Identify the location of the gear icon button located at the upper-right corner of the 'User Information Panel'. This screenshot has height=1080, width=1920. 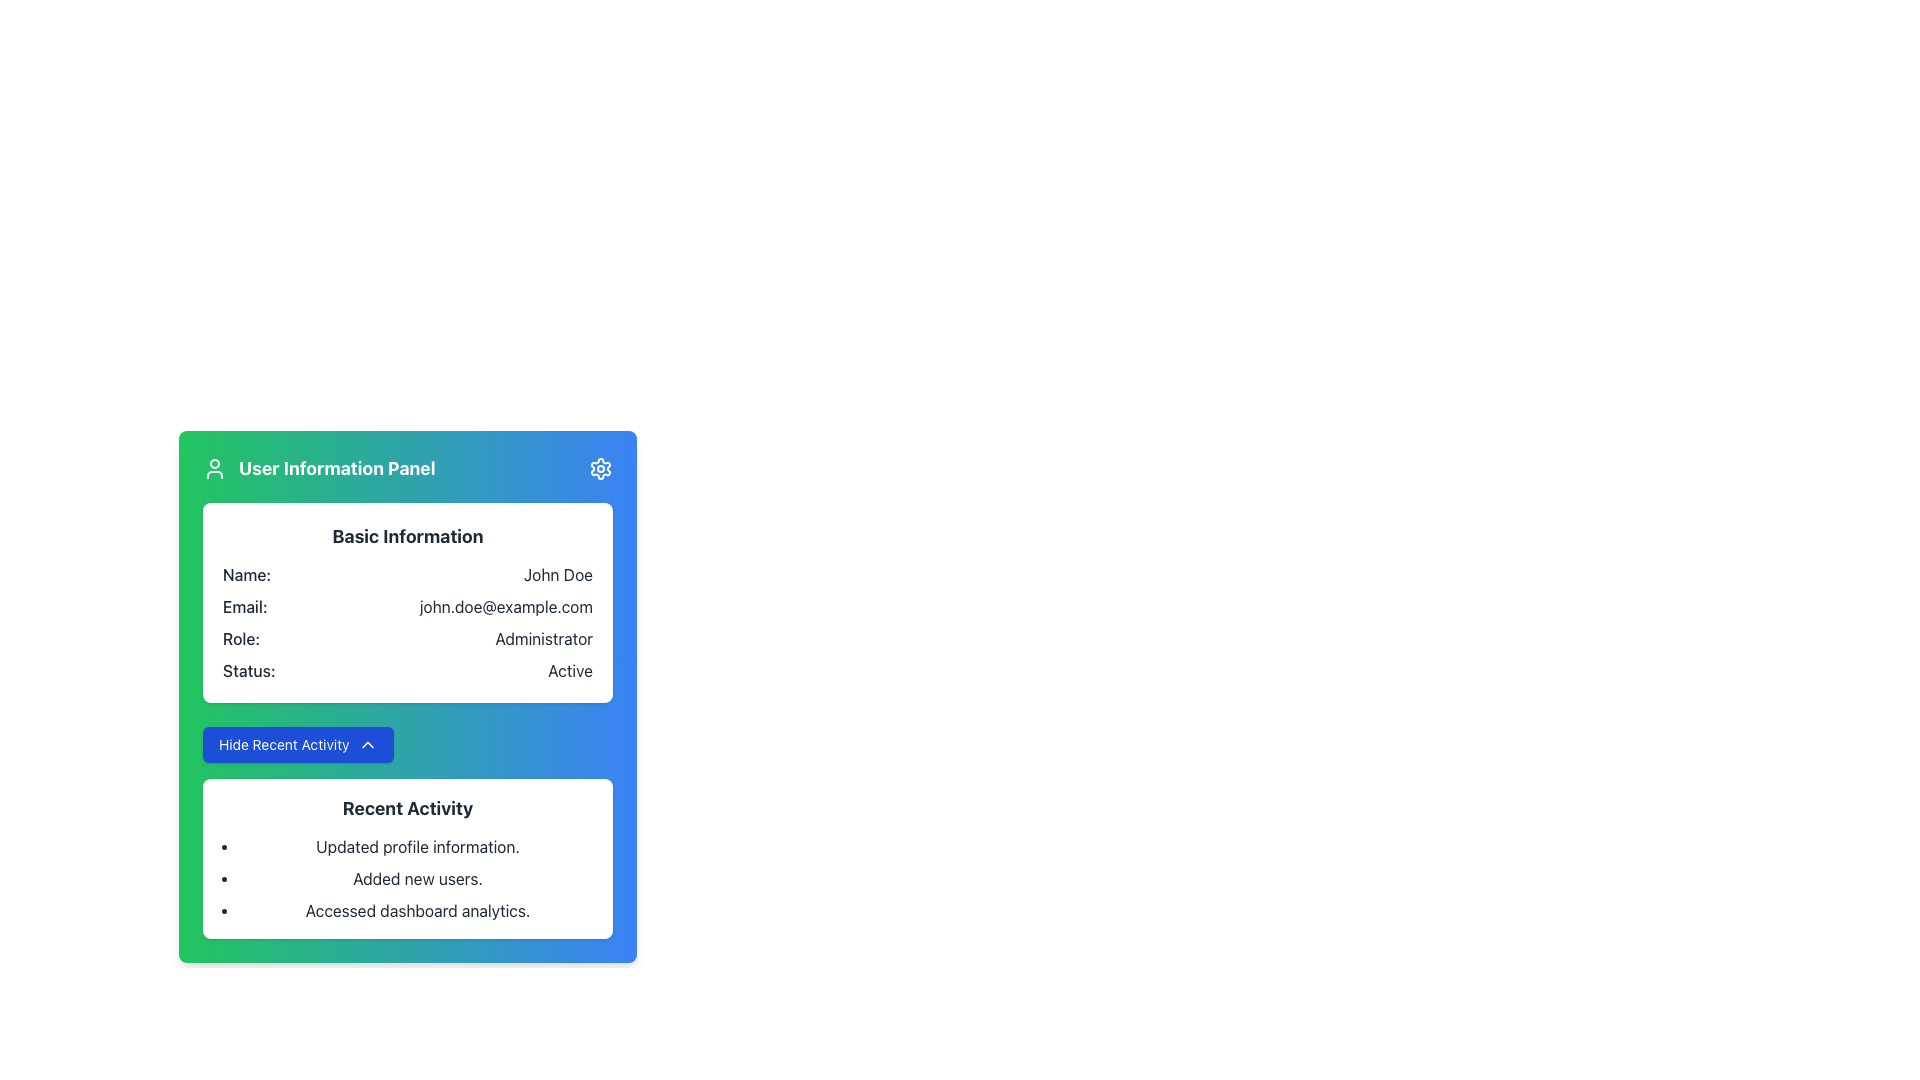
(599, 469).